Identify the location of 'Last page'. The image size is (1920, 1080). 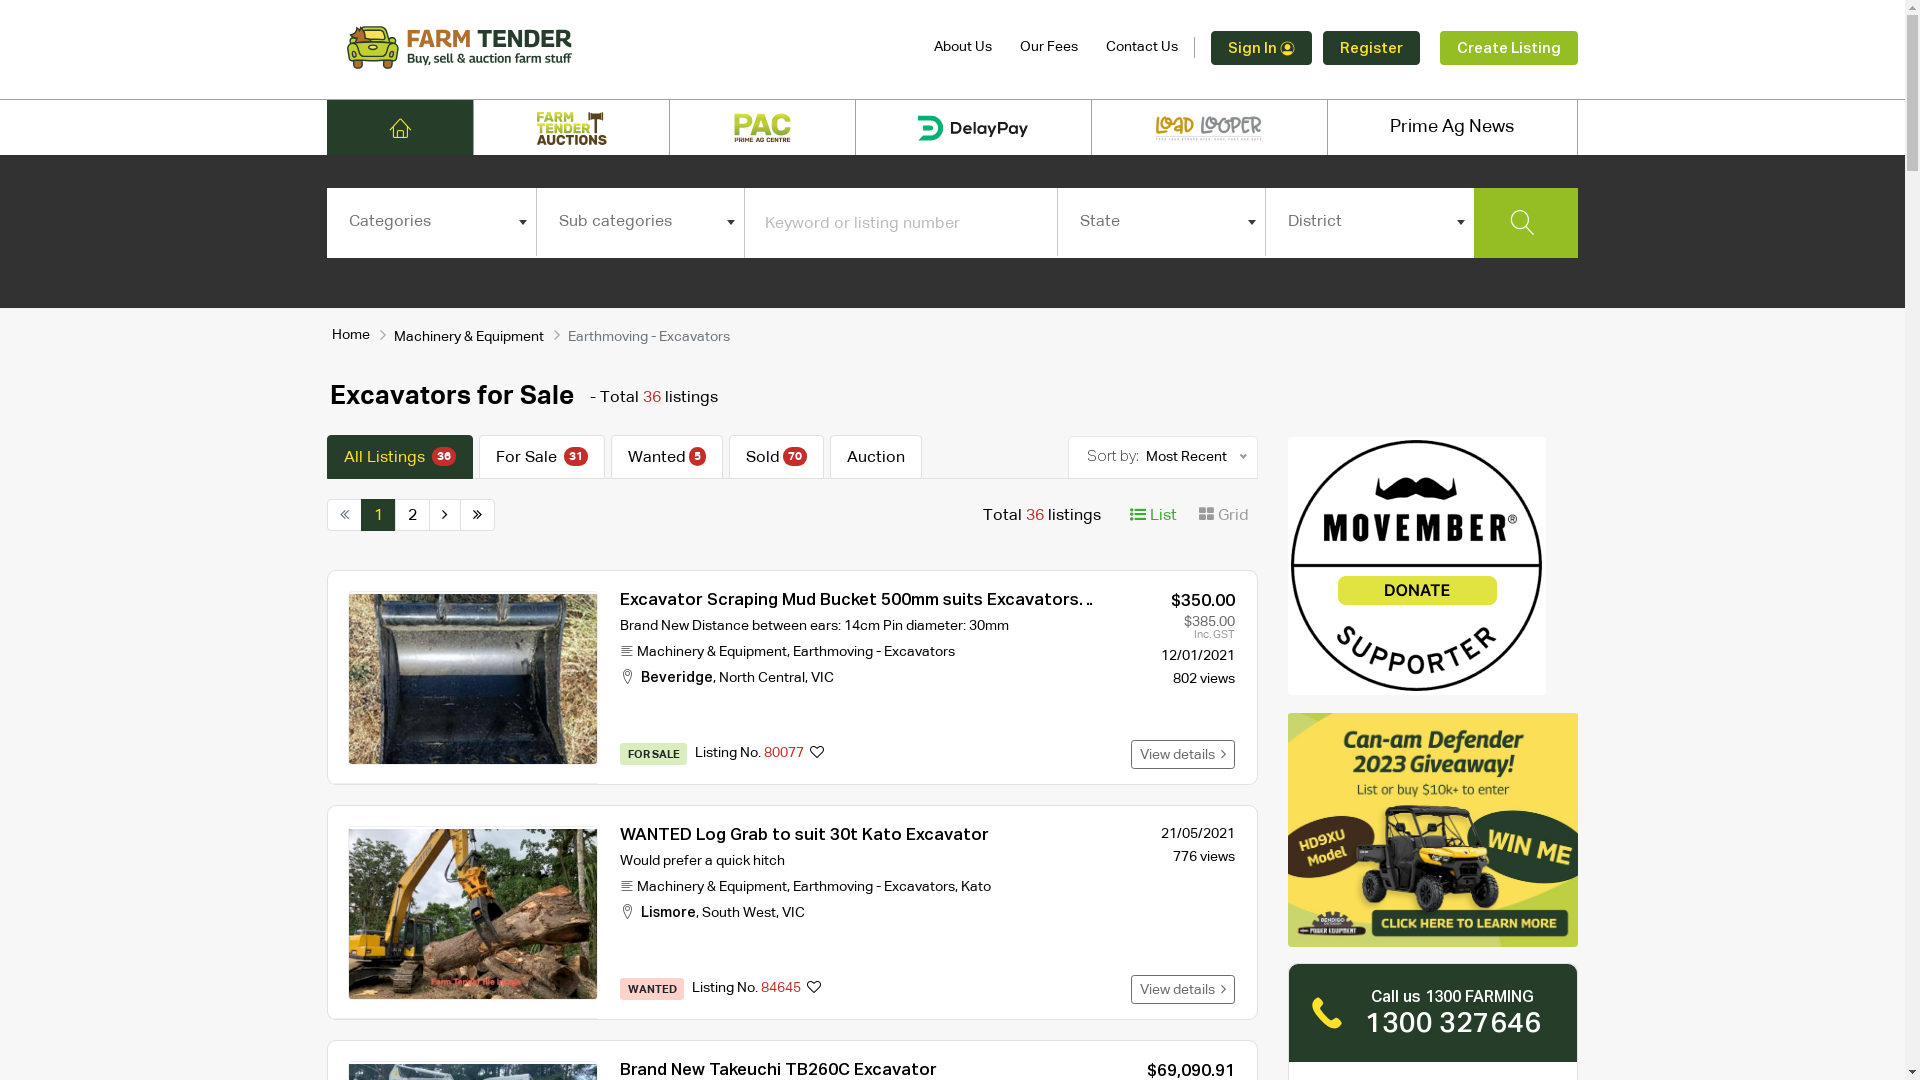
(476, 514).